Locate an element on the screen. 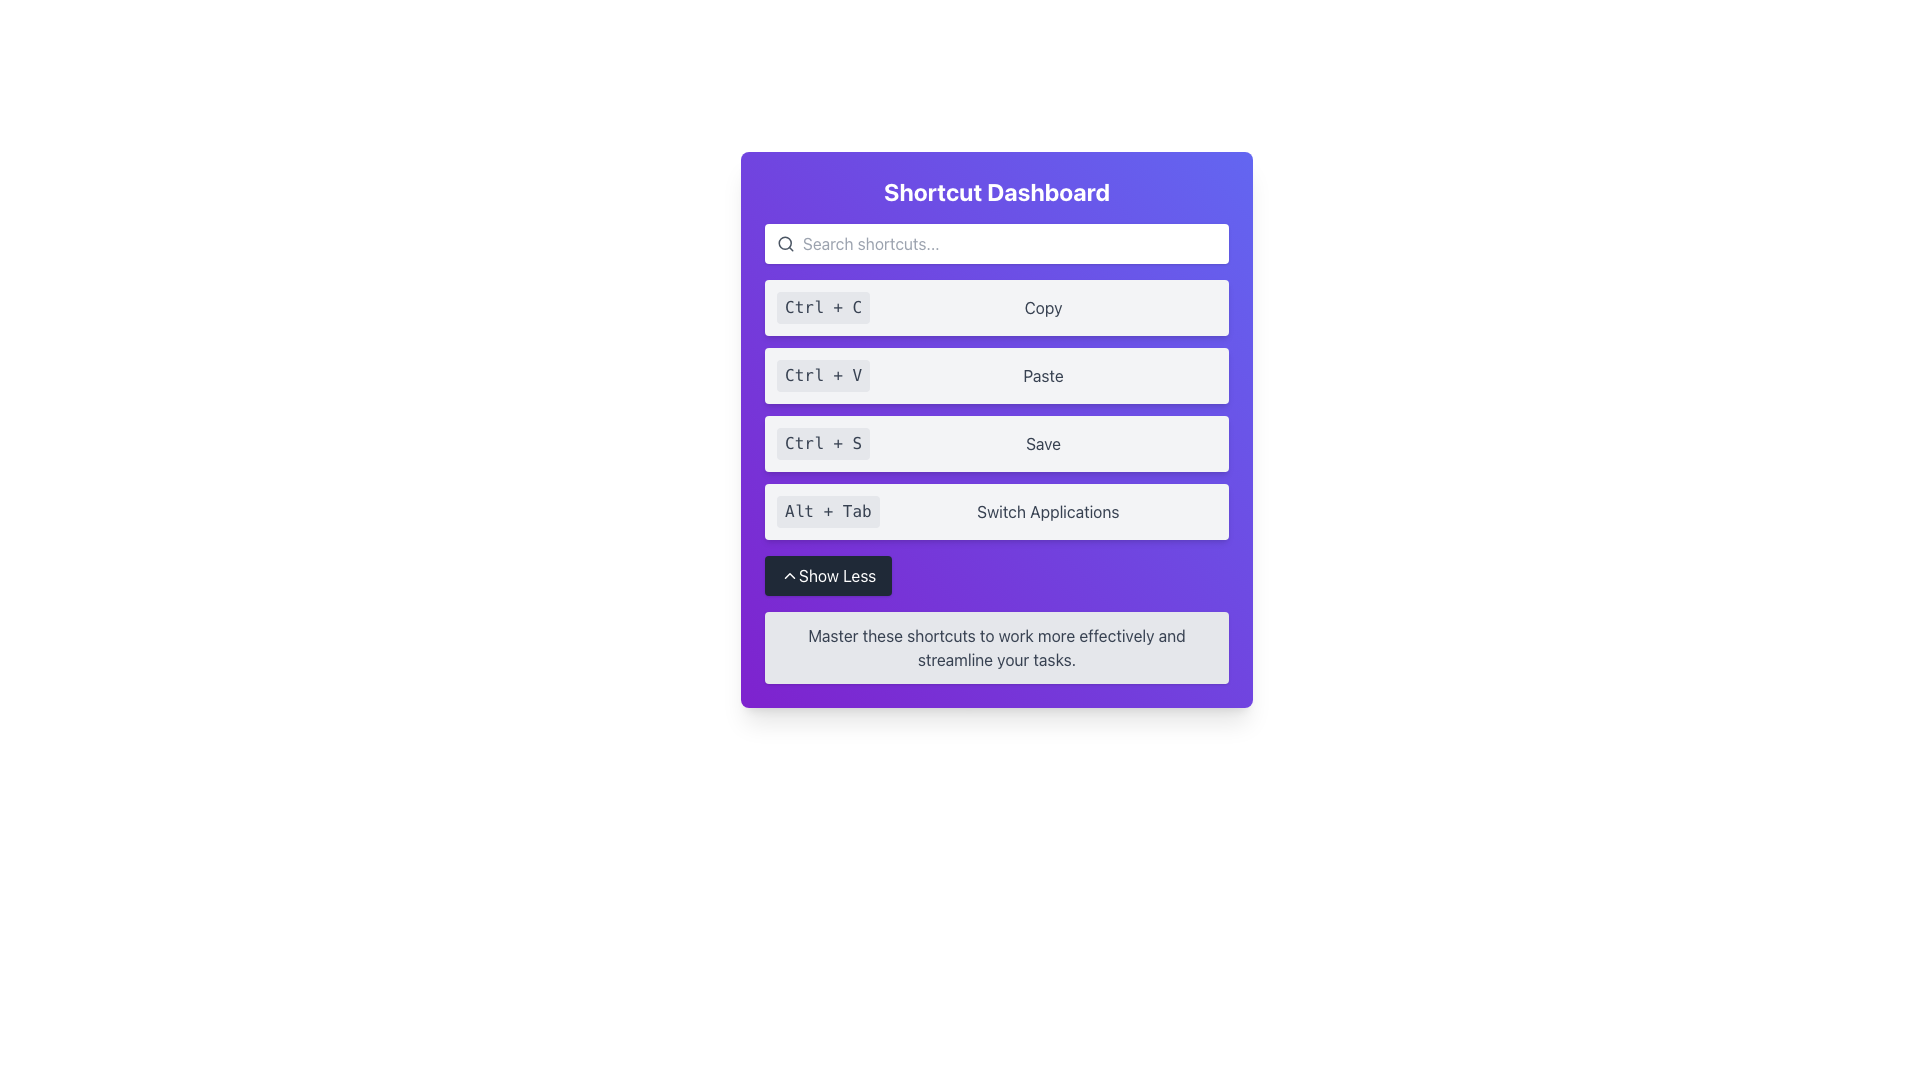 The height and width of the screenshot is (1080, 1920). the static text label displaying 'Paste', which is medium-dark gray and located in the Shortcut Dashboard below the 'Ctrl + V' keyboard shortcut is located at coordinates (1042, 375).